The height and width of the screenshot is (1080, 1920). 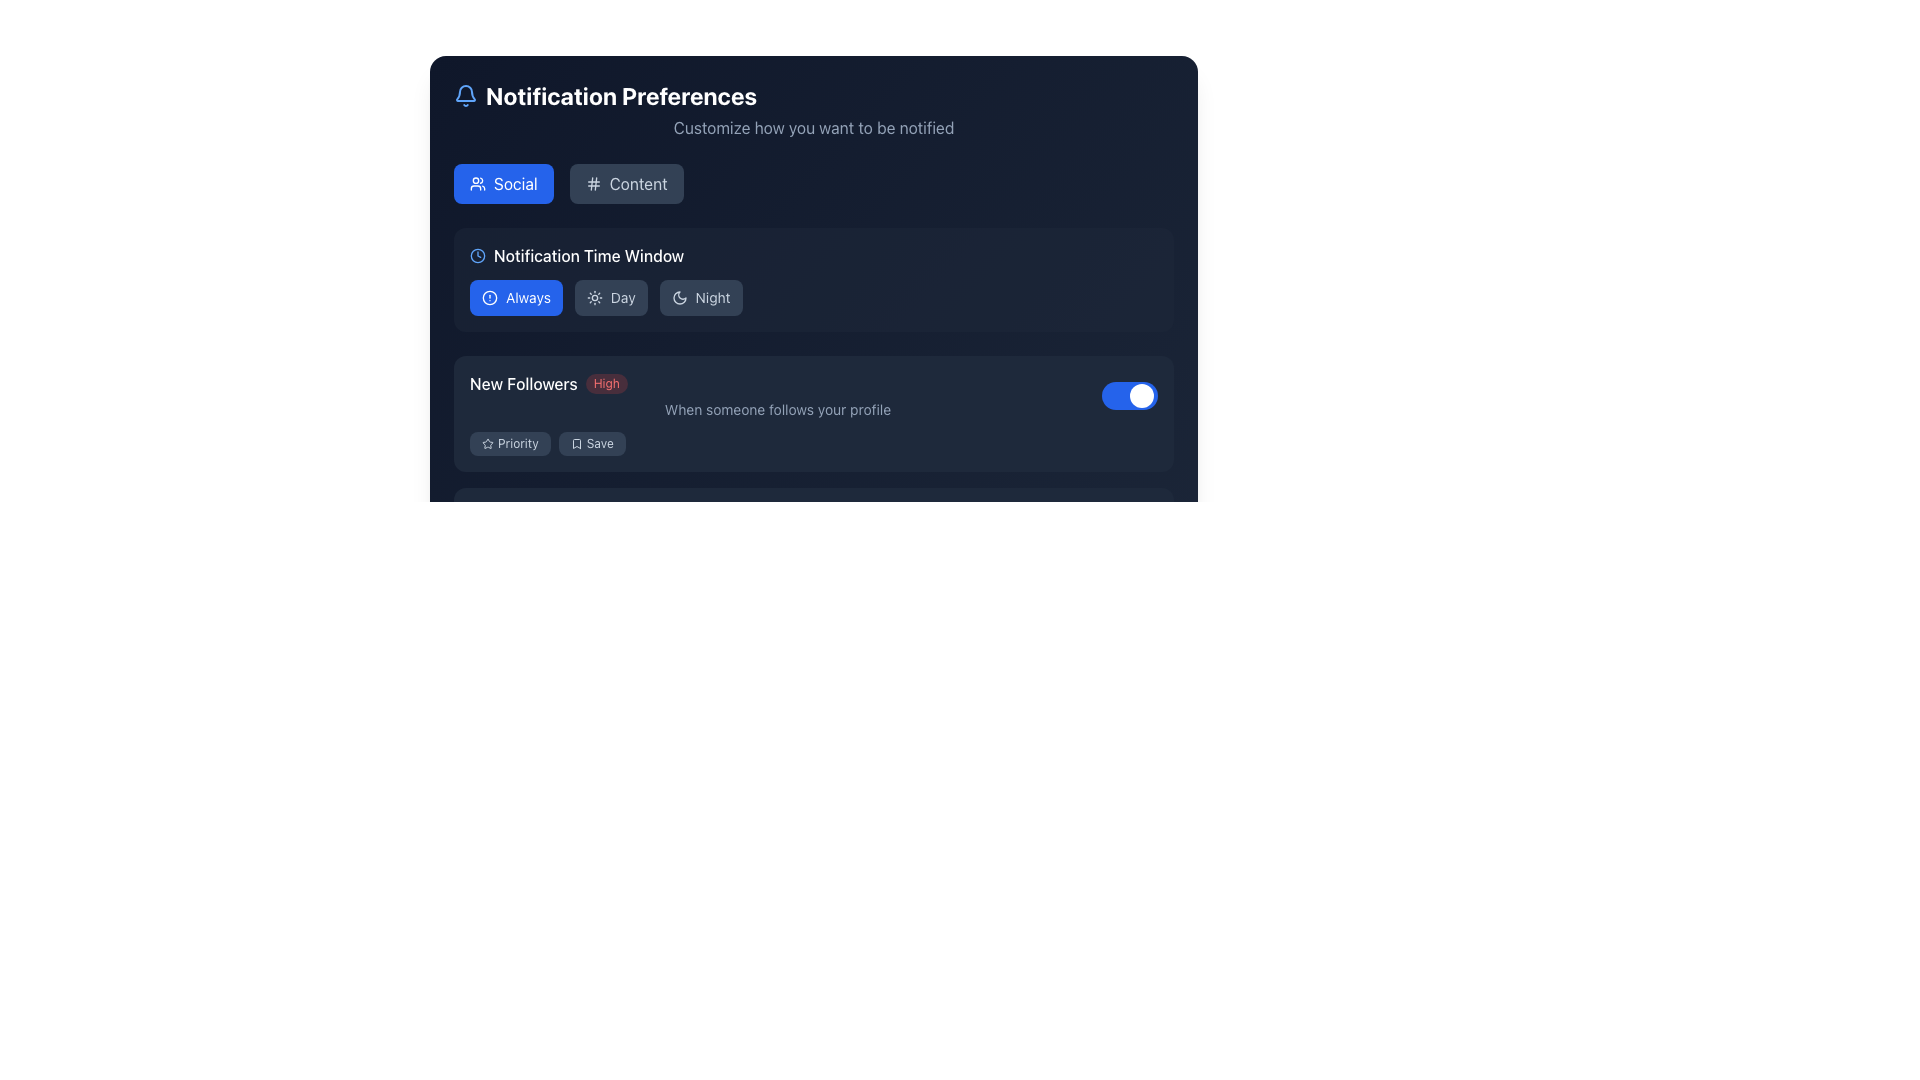 I want to click on the 'Social' button located in the upper-left area of the main section, which is the first button in a horizontal group of two buttons, so click(x=503, y=184).